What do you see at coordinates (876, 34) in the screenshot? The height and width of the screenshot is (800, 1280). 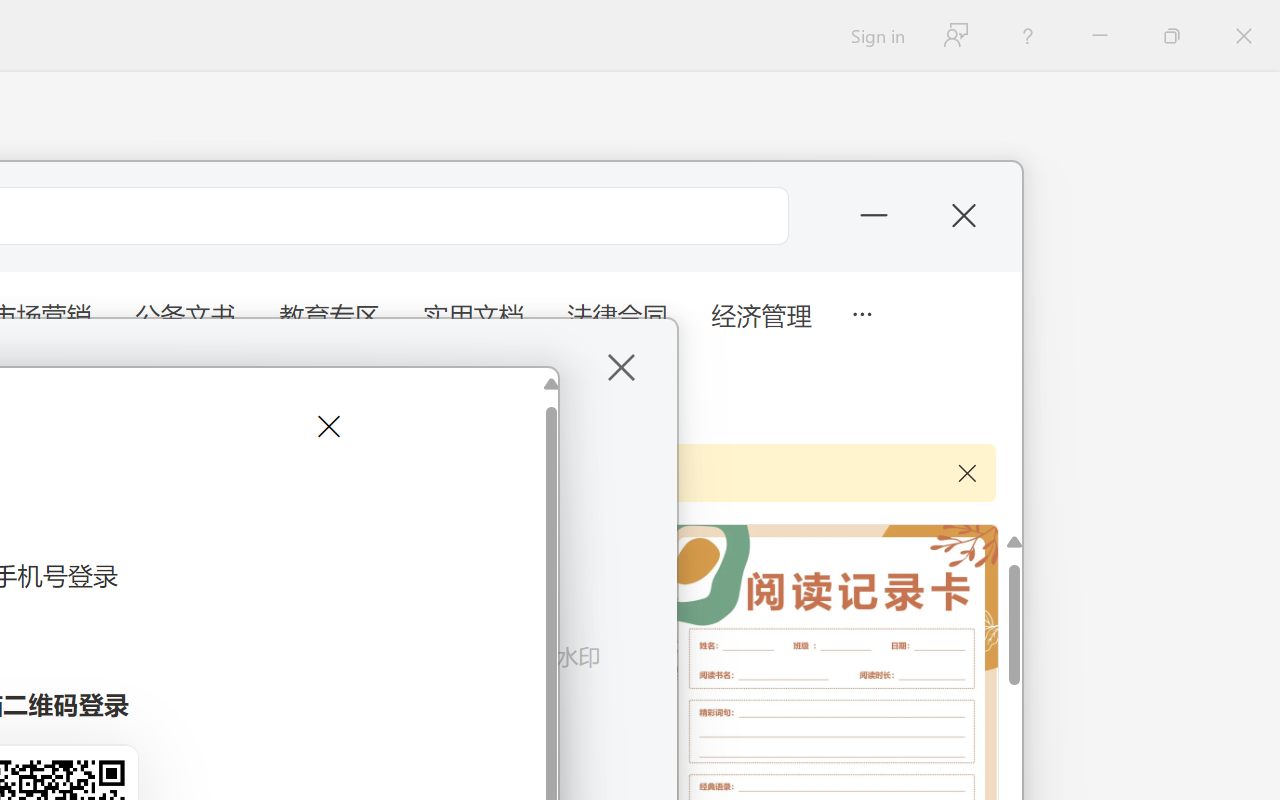 I see `'Sign in'` at bounding box center [876, 34].